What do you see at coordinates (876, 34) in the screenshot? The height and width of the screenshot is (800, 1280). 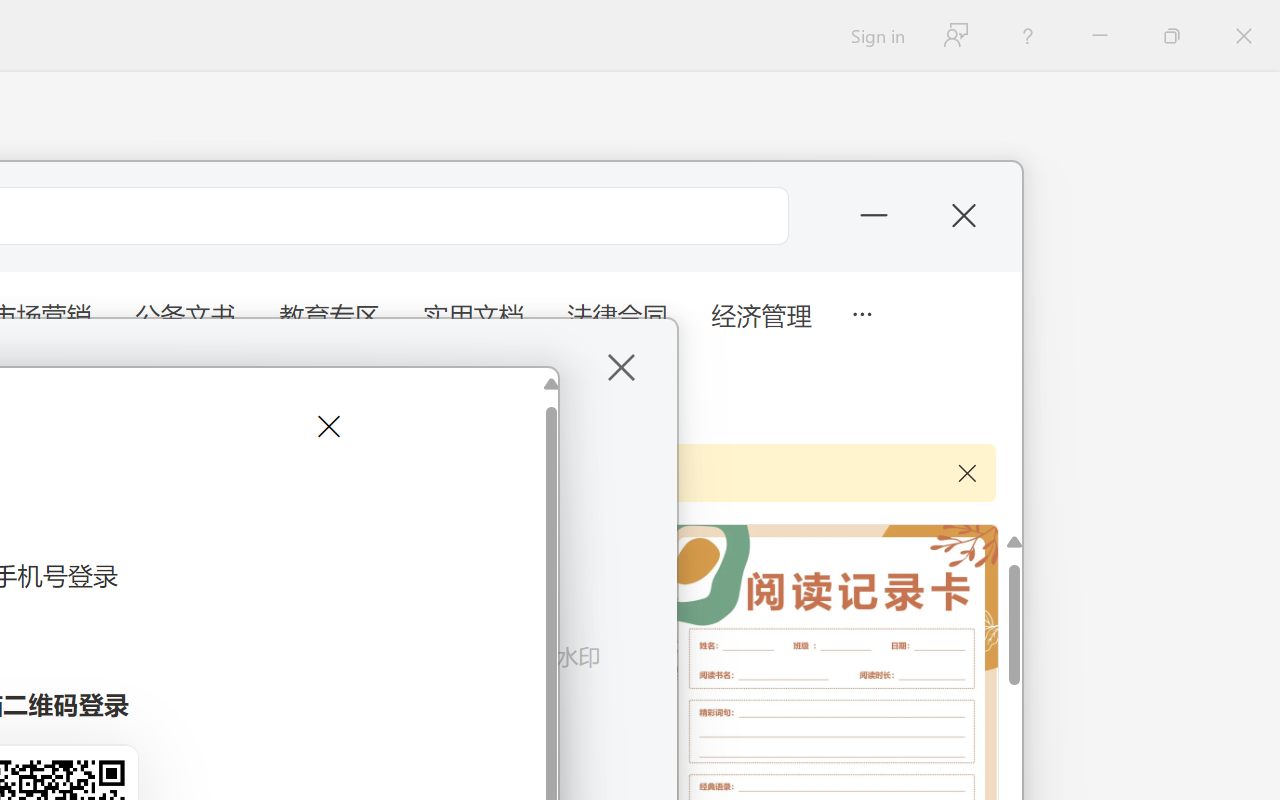 I see `'Sign in'` at bounding box center [876, 34].